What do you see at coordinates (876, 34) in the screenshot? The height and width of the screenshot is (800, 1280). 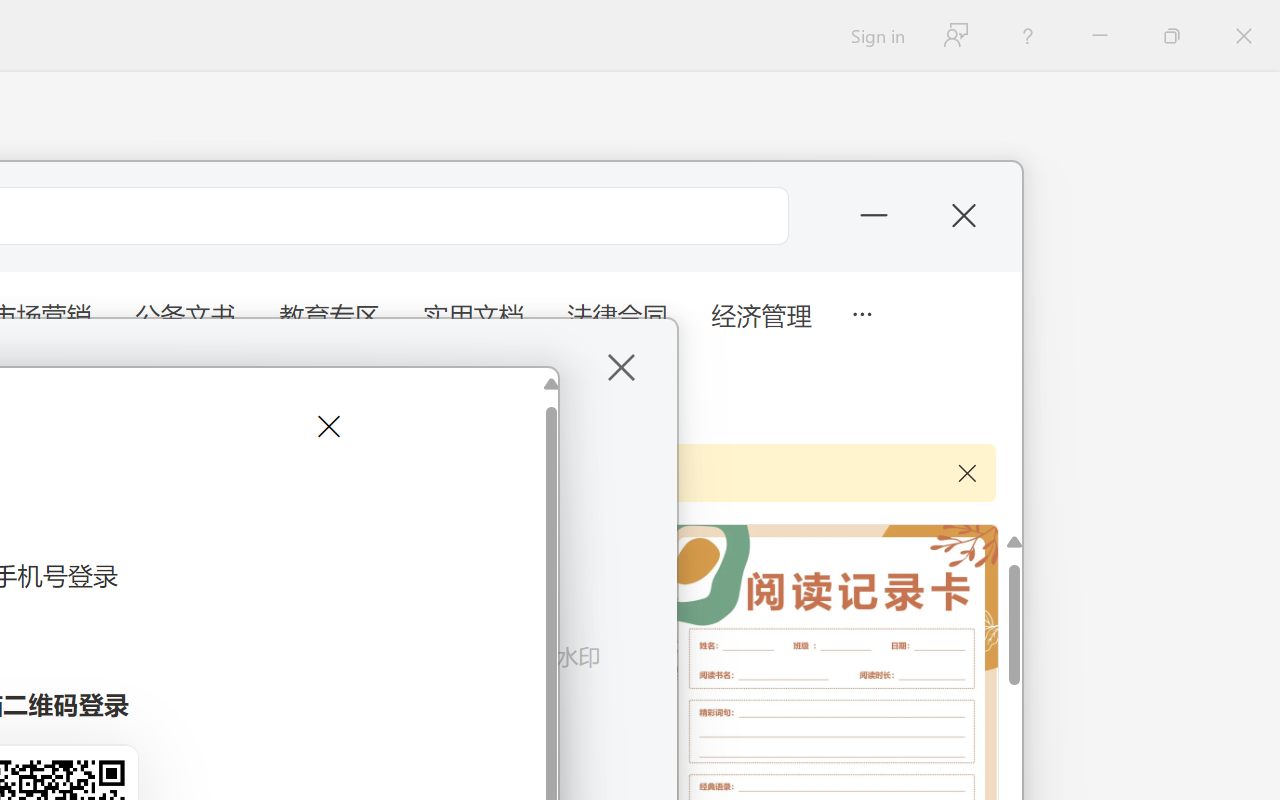 I see `'Sign in'` at bounding box center [876, 34].